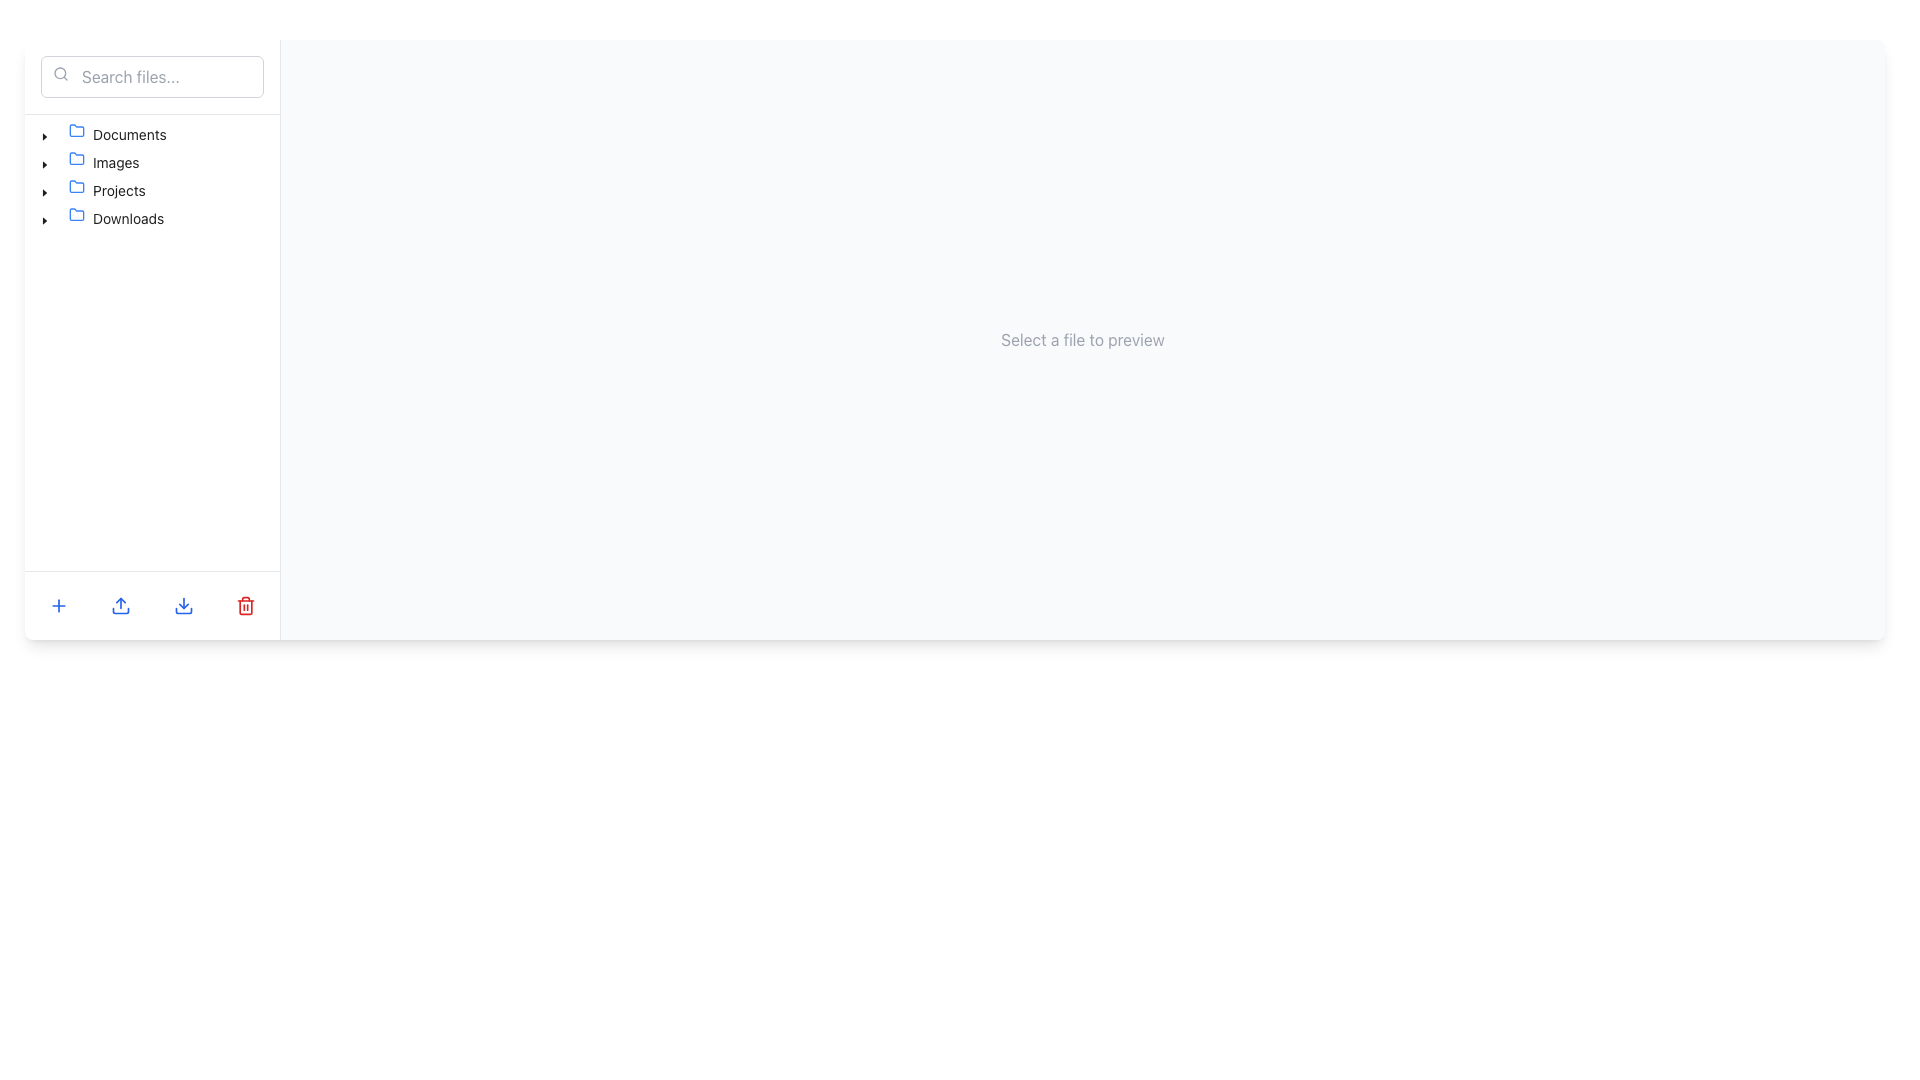 The image size is (1920, 1080). Describe the element at coordinates (76, 157) in the screenshot. I see `the SVG icon representing the 'Images' folder` at that location.